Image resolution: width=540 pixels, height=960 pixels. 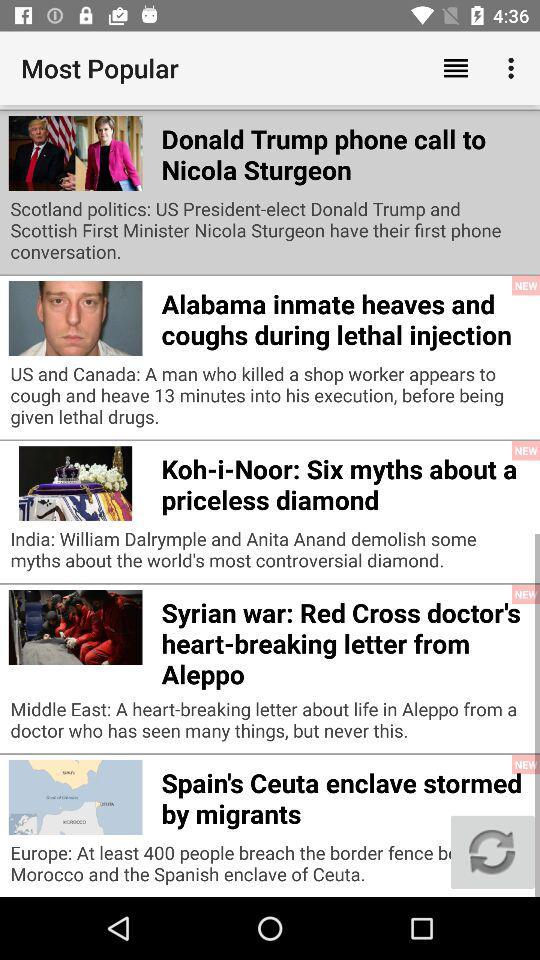 What do you see at coordinates (344, 316) in the screenshot?
I see `the app below the scotland politics us item` at bounding box center [344, 316].